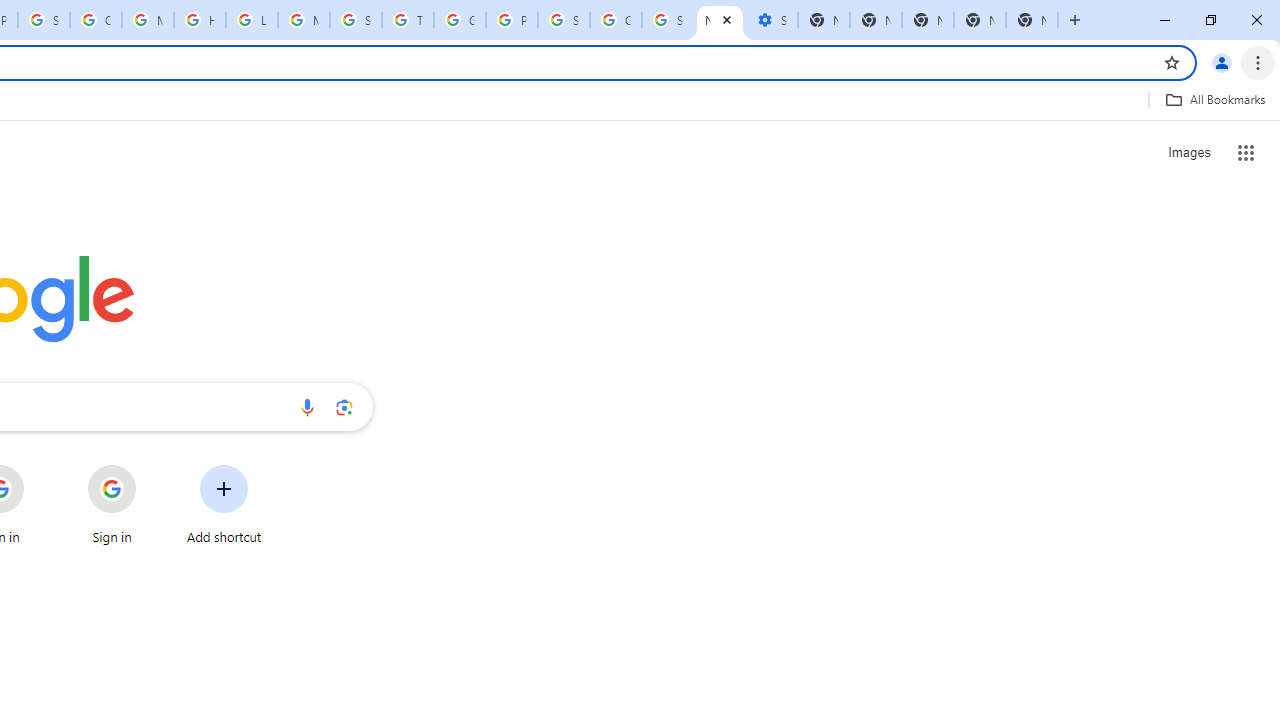  What do you see at coordinates (1189, 152) in the screenshot?
I see `'Search for Images '` at bounding box center [1189, 152].